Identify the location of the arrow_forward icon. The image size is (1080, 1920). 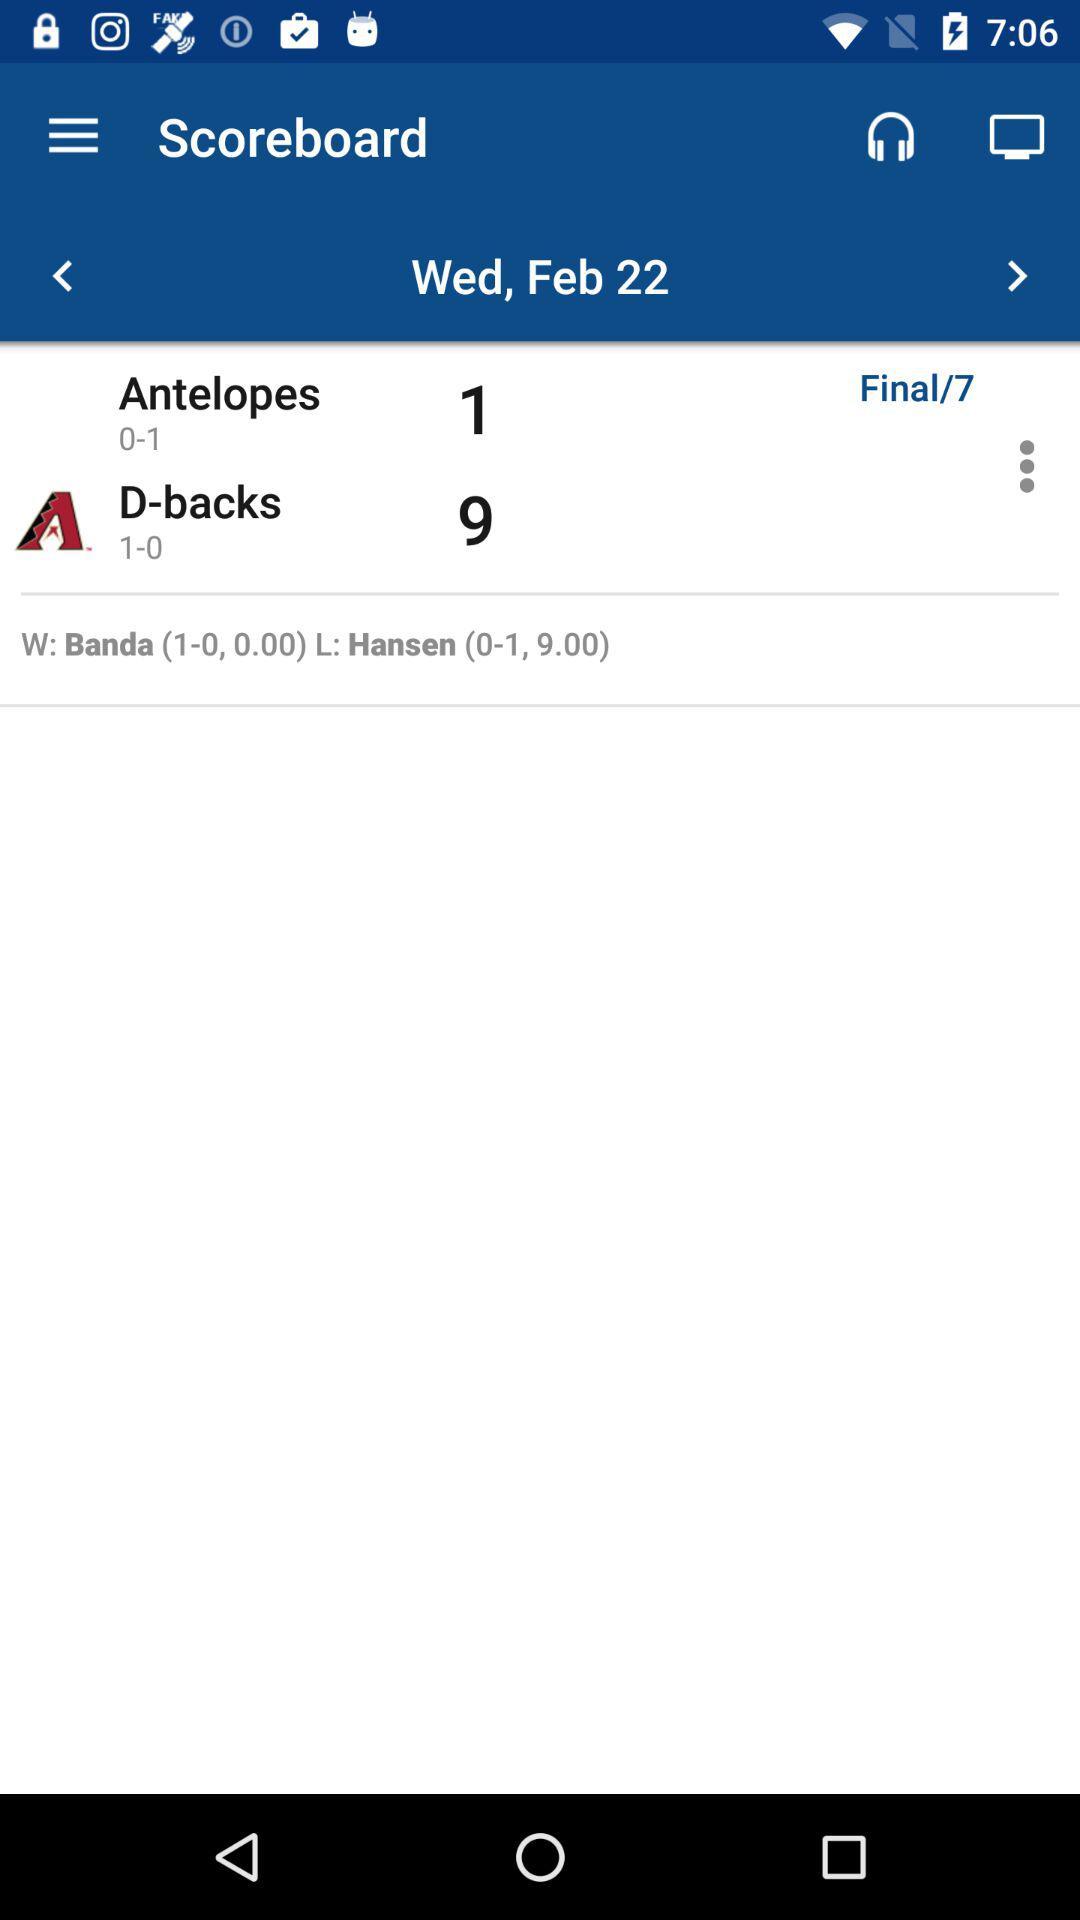
(1017, 274).